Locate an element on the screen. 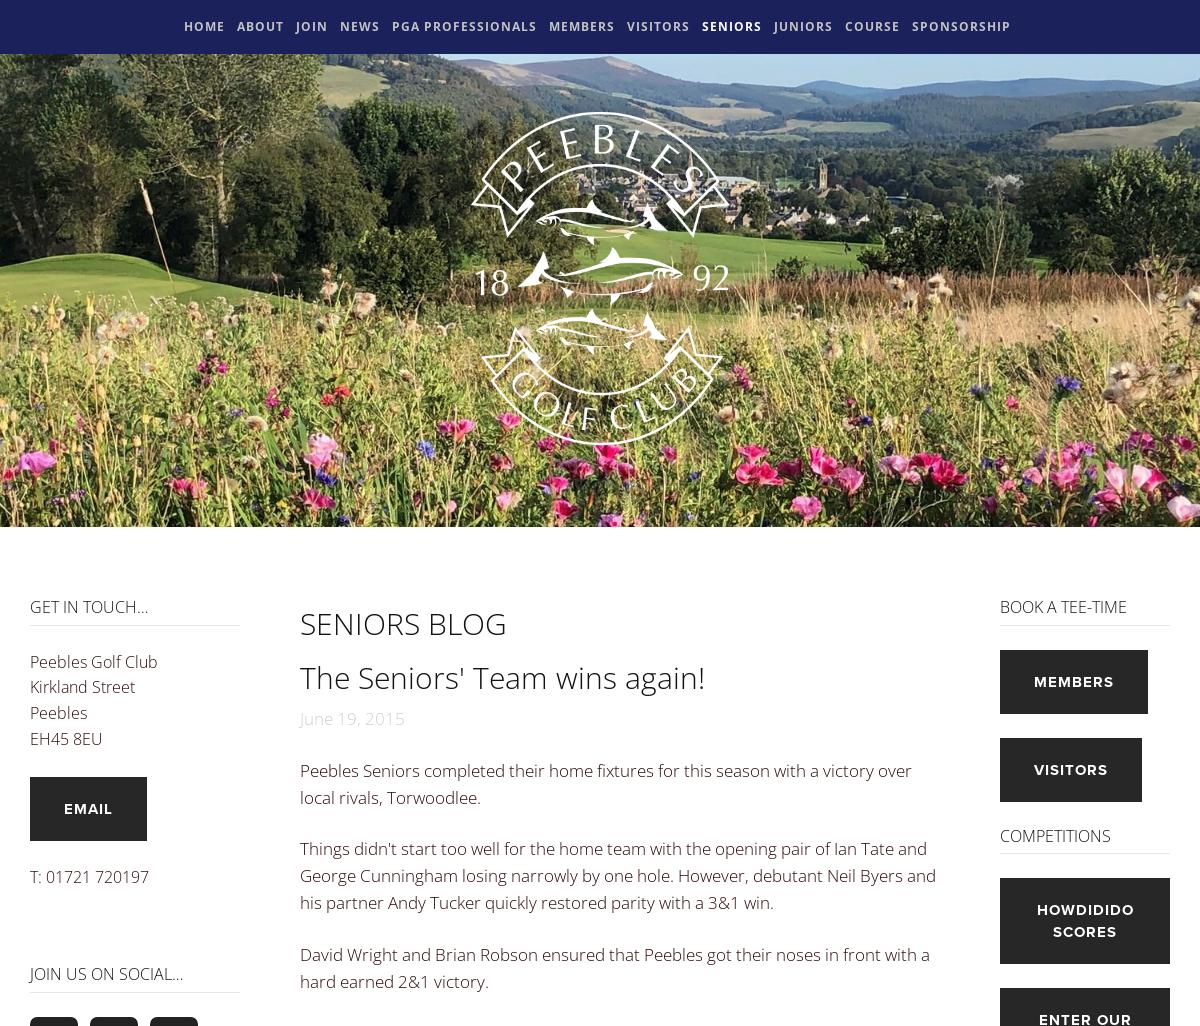 The width and height of the screenshot is (1200, 1026). 'About' is located at coordinates (259, 26).